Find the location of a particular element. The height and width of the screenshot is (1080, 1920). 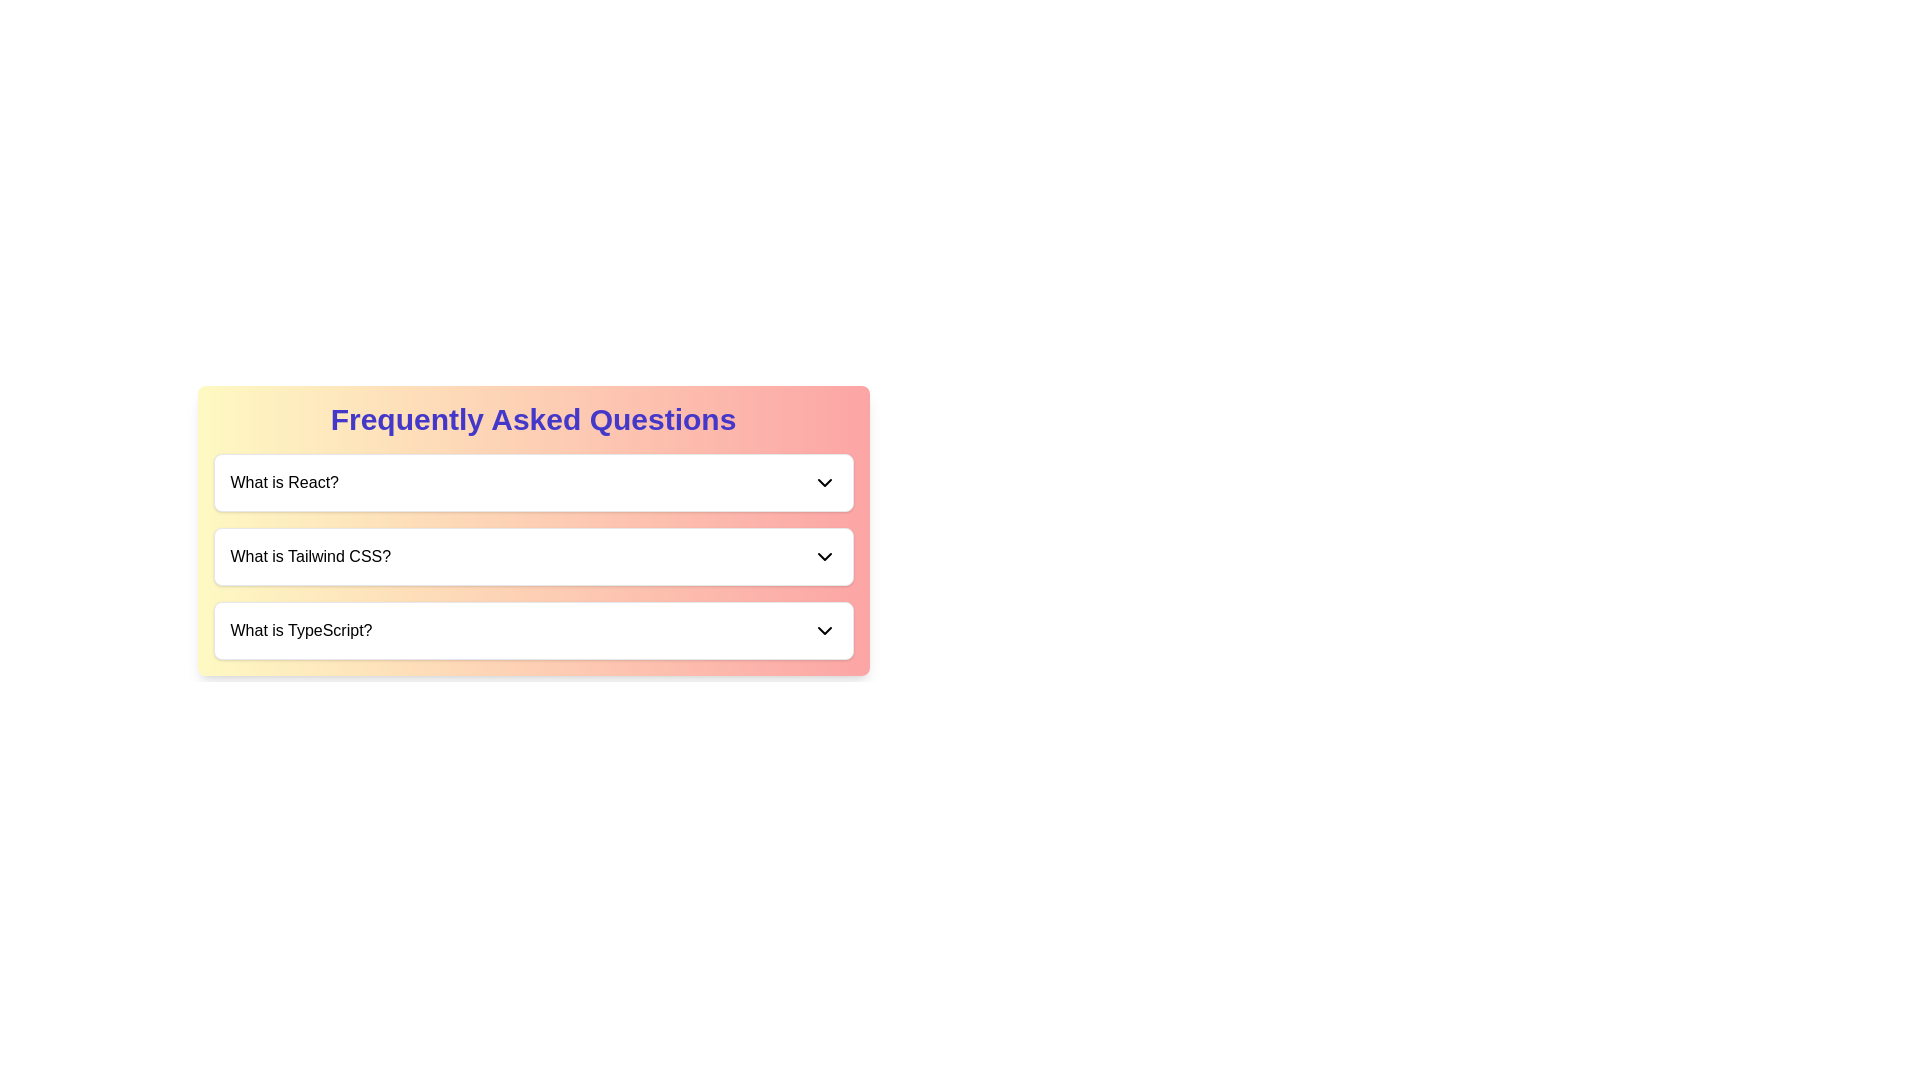

the collapsible menu item labeled 'What is TypeScript?' which is the third item in the 'Frequently Asked Questions' section is located at coordinates (533, 631).